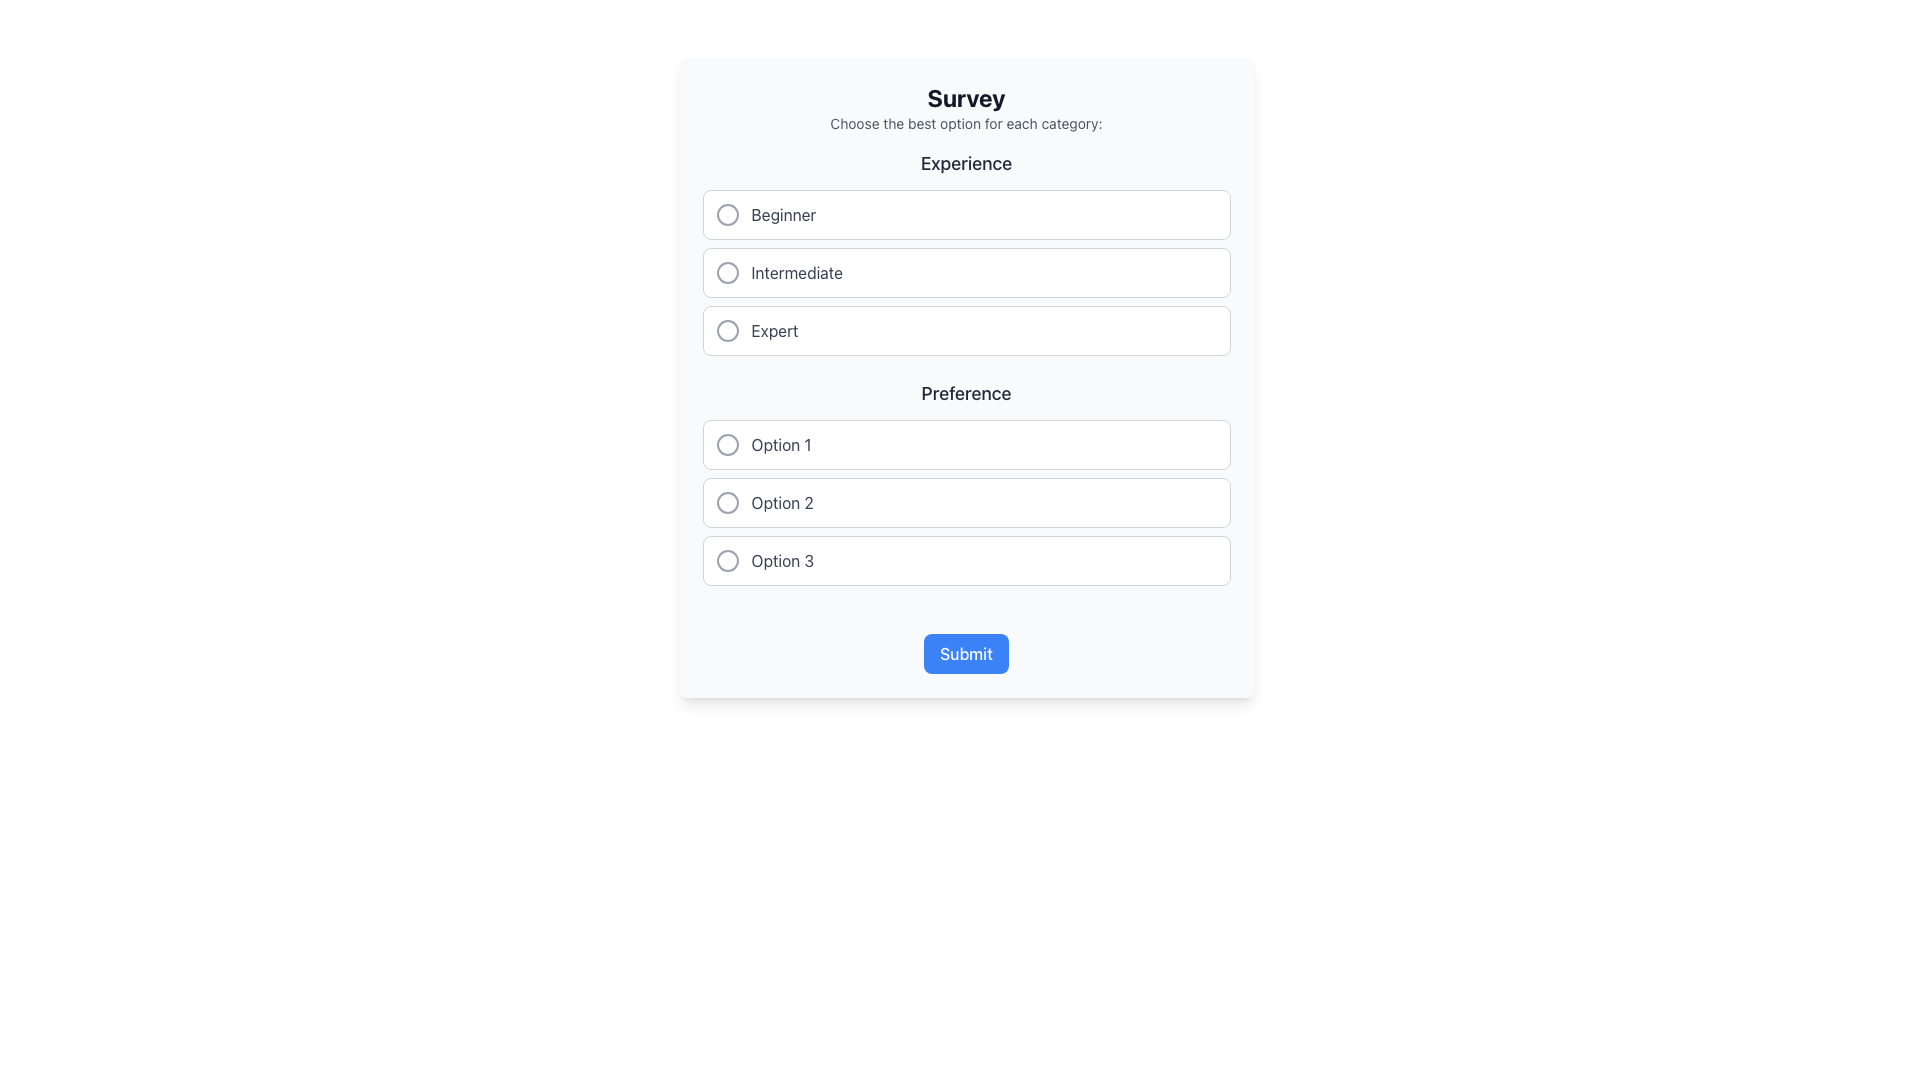 The width and height of the screenshot is (1920, 1080). Describe the element at coordinates (966, 501) in the screenshot. I see `the second selectable option block under the 'Preference' section of the page` at that location.